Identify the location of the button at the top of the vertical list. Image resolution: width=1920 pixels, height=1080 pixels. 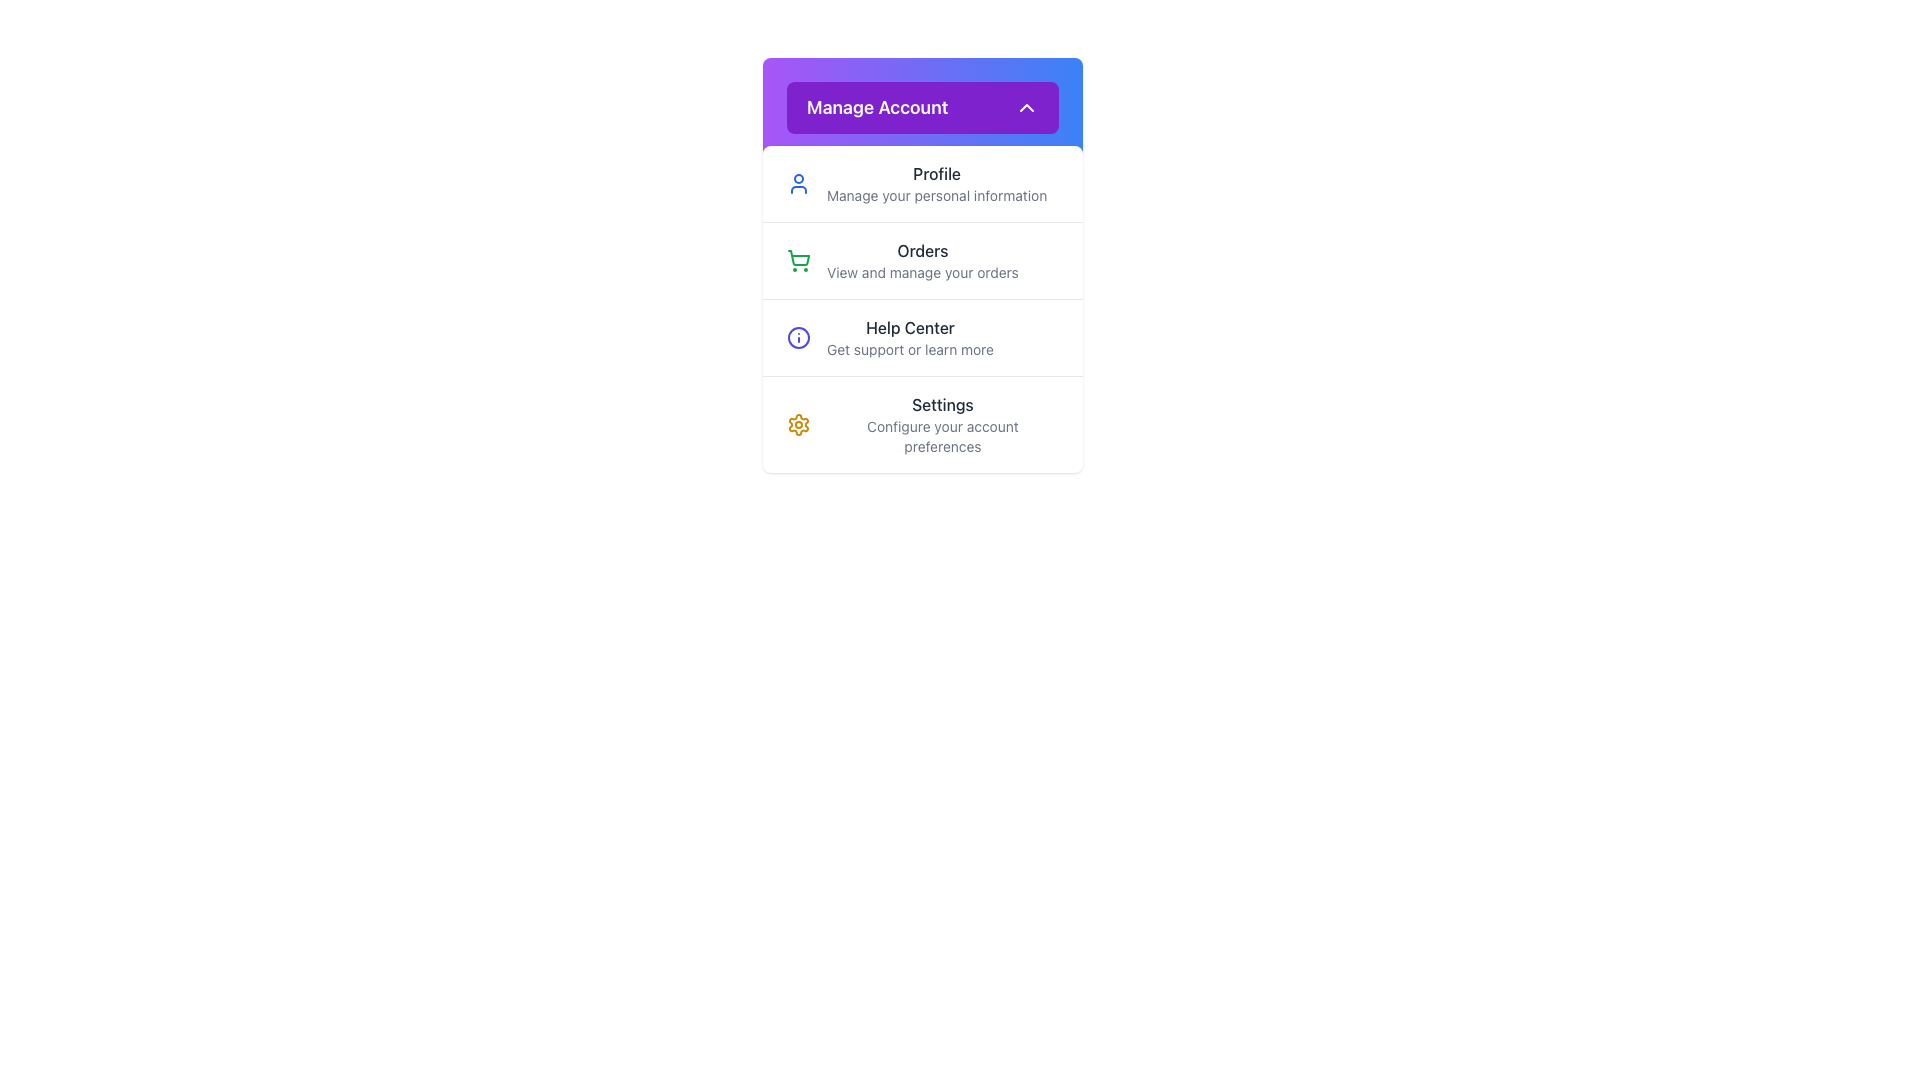
(921, 108).